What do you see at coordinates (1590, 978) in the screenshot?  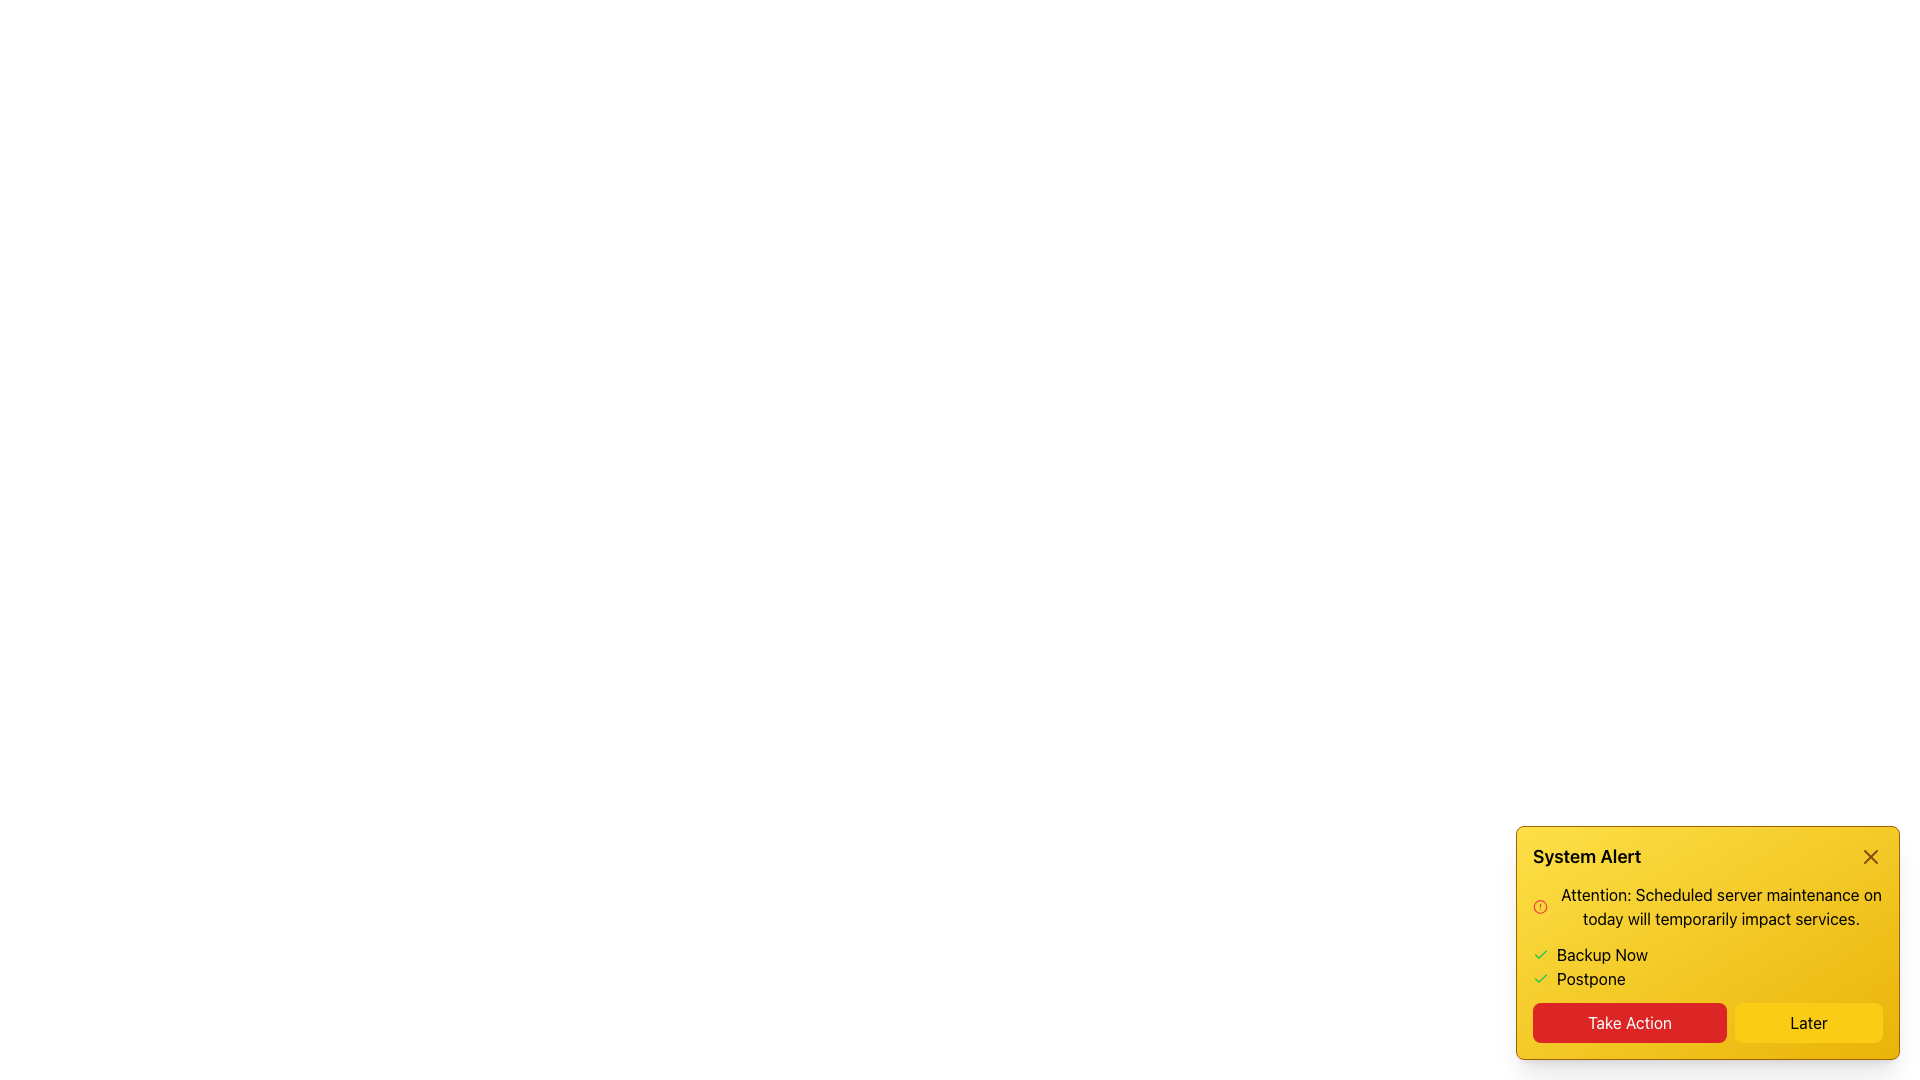 I see `the status text indicating postponement in the 'System Alert' notification card, located below 'Backup Now'` at bounding box center [1590, 978].